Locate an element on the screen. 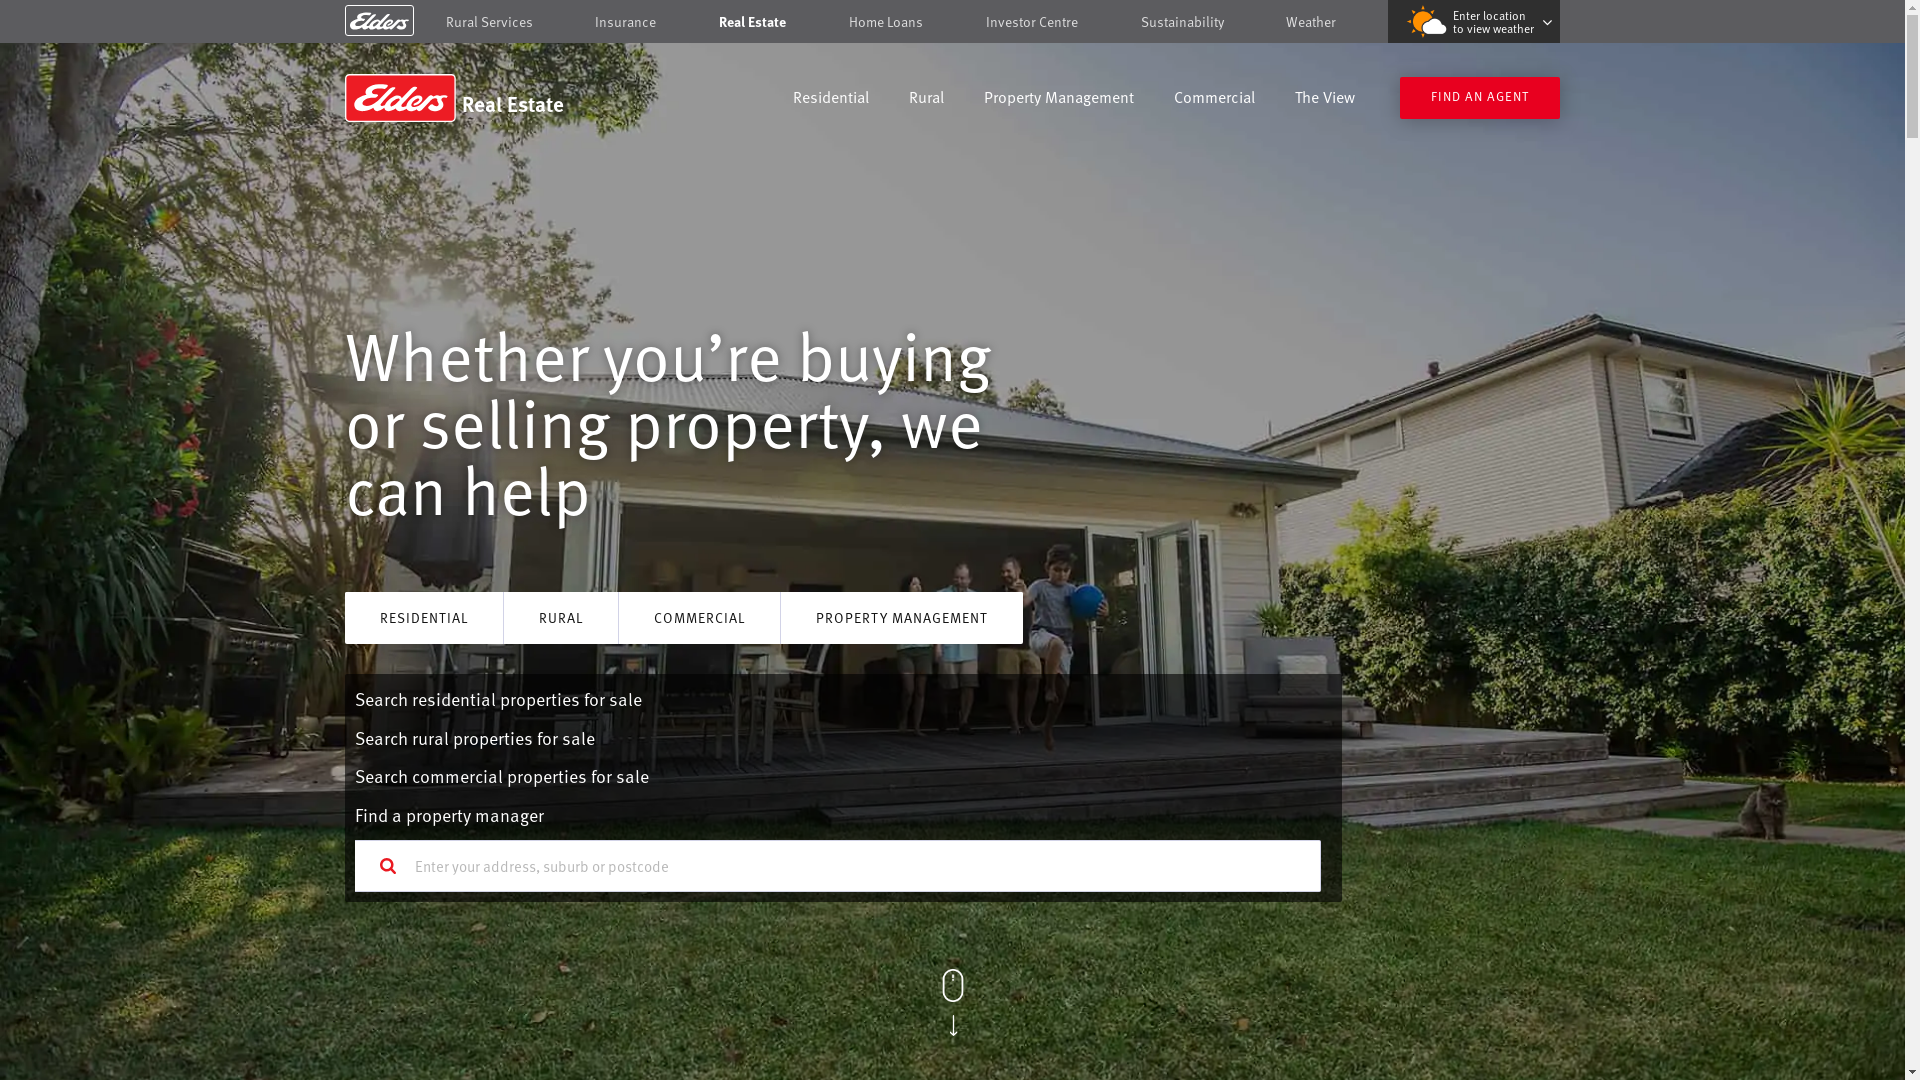  'Sustainability' is located at coordinates (1182, 21).